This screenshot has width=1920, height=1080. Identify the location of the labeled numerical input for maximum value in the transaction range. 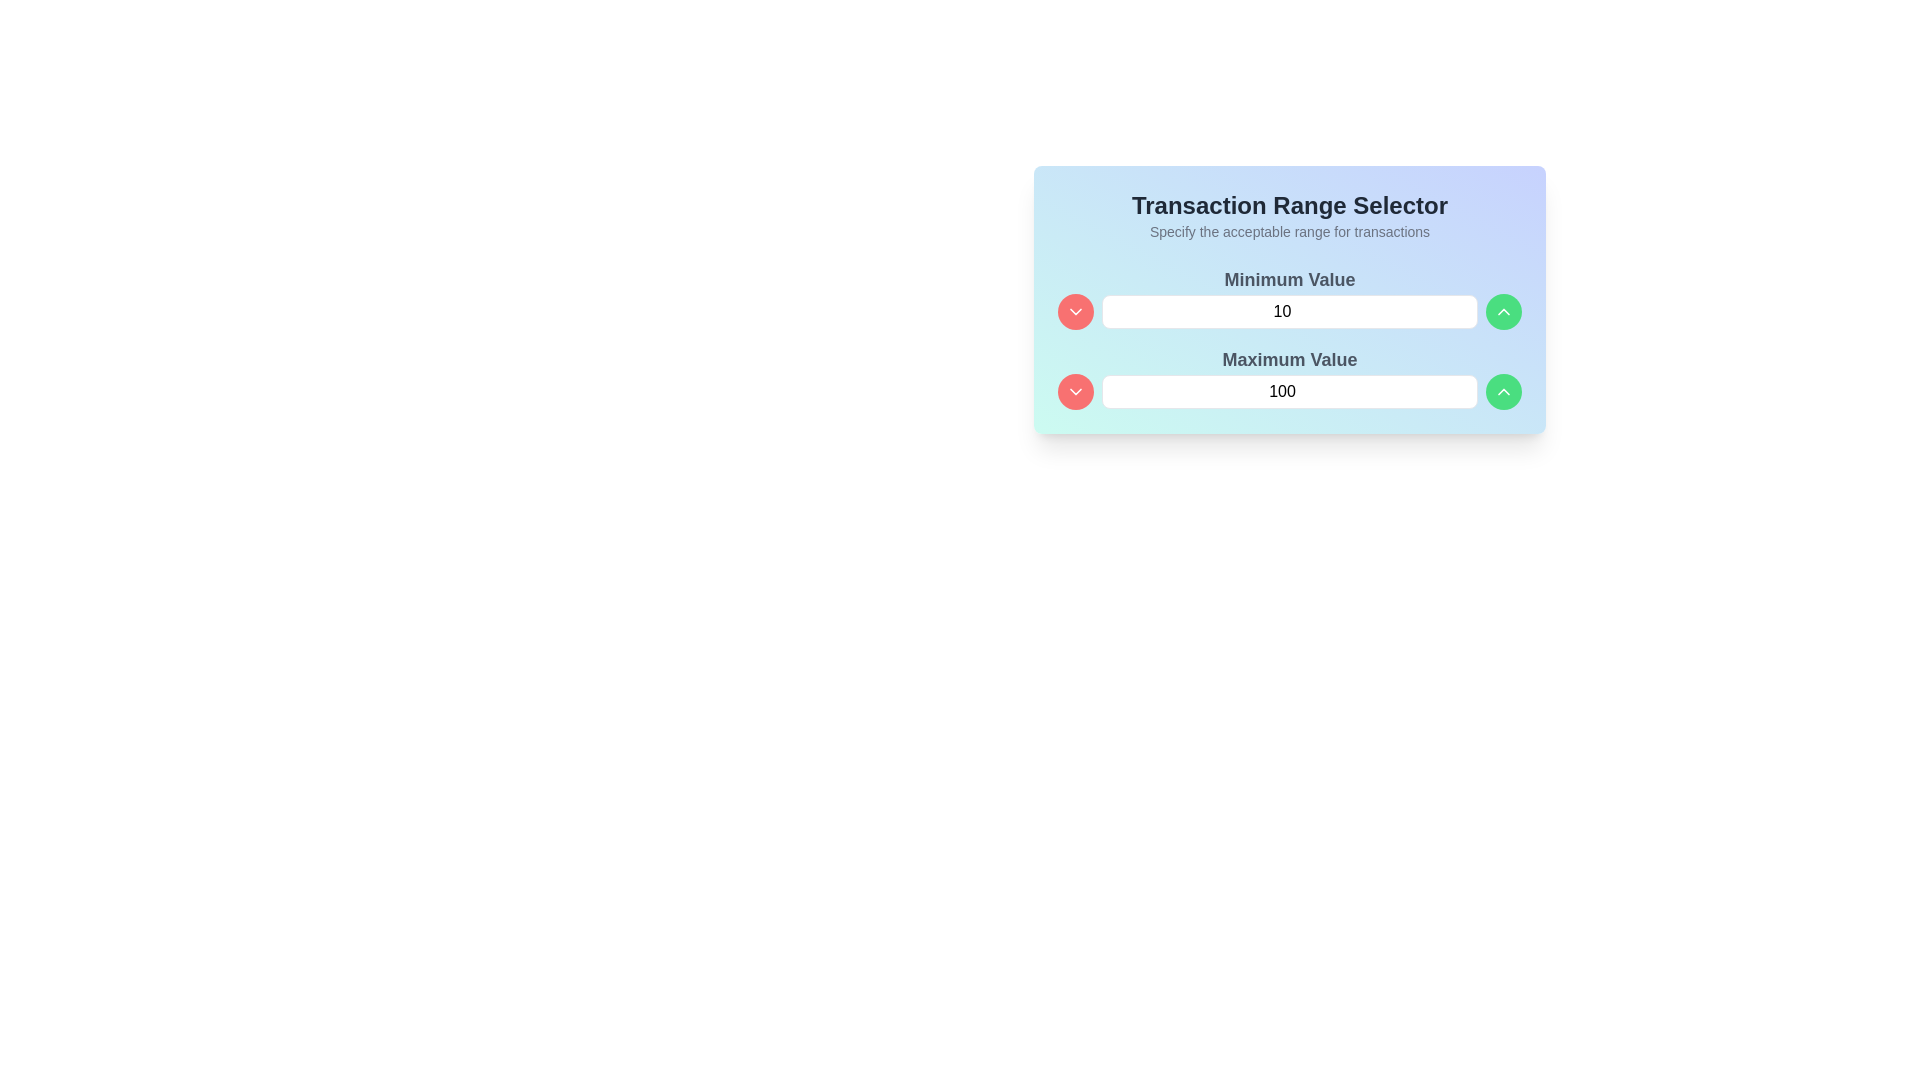
(1290, 378).